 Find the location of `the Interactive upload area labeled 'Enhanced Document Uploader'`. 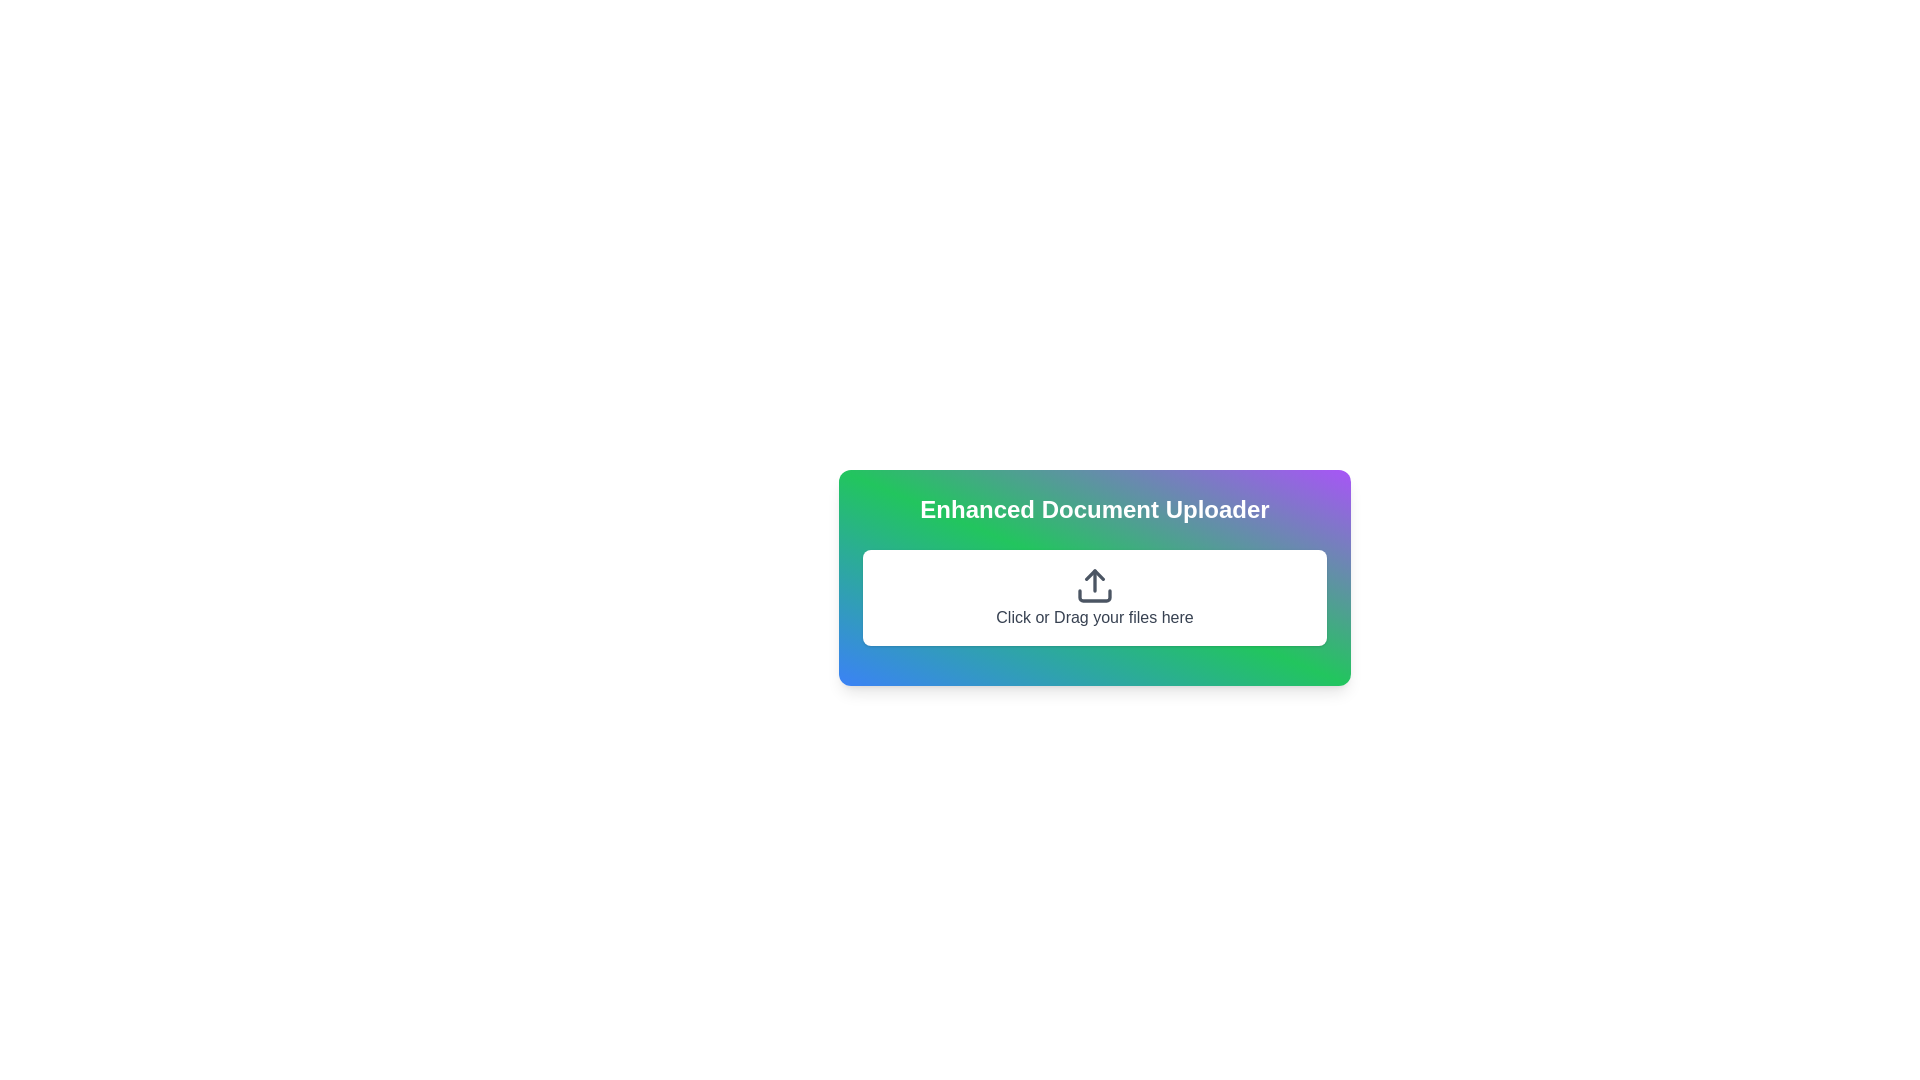

the Interactive upload area labeled 'Enhanced Document Uploader' is located at coordinates (1093, 578).